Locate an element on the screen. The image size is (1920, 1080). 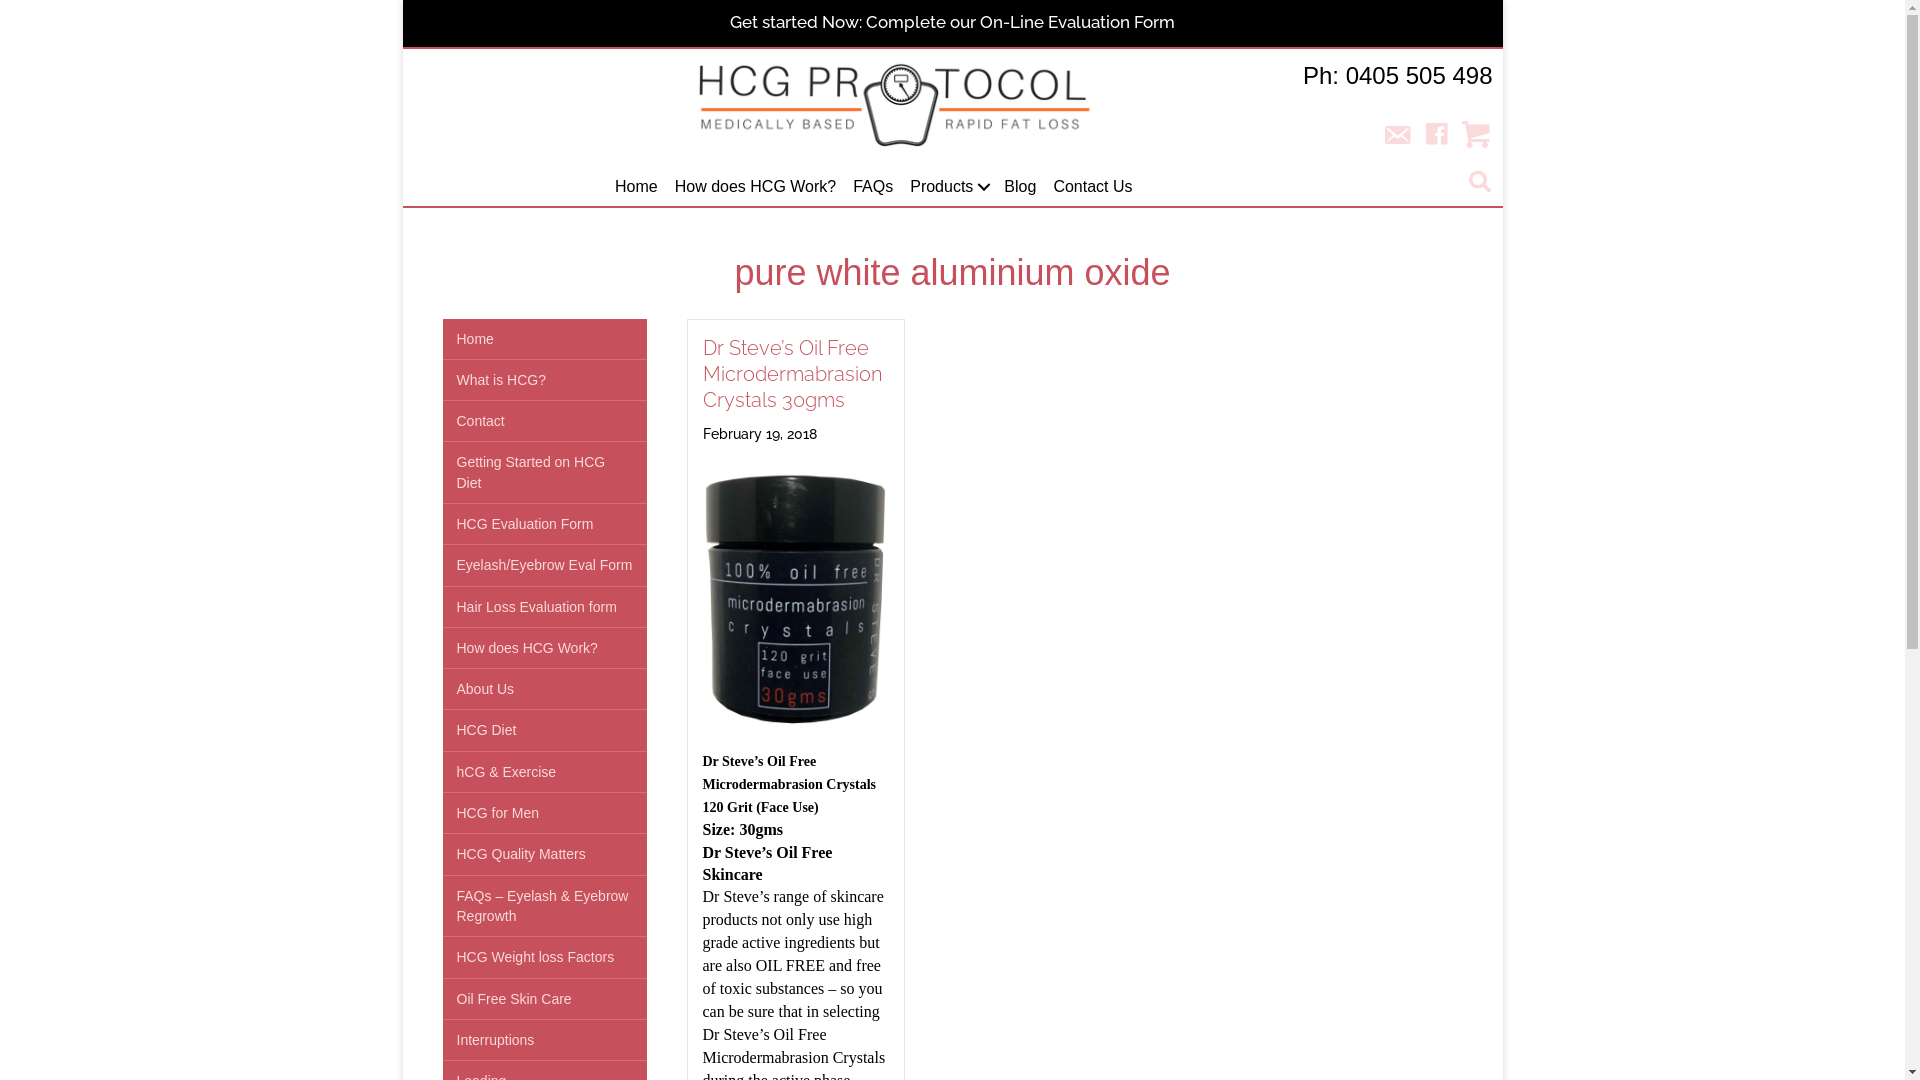
'Oil Free Skin Care' is located at coordinates (543, 999).